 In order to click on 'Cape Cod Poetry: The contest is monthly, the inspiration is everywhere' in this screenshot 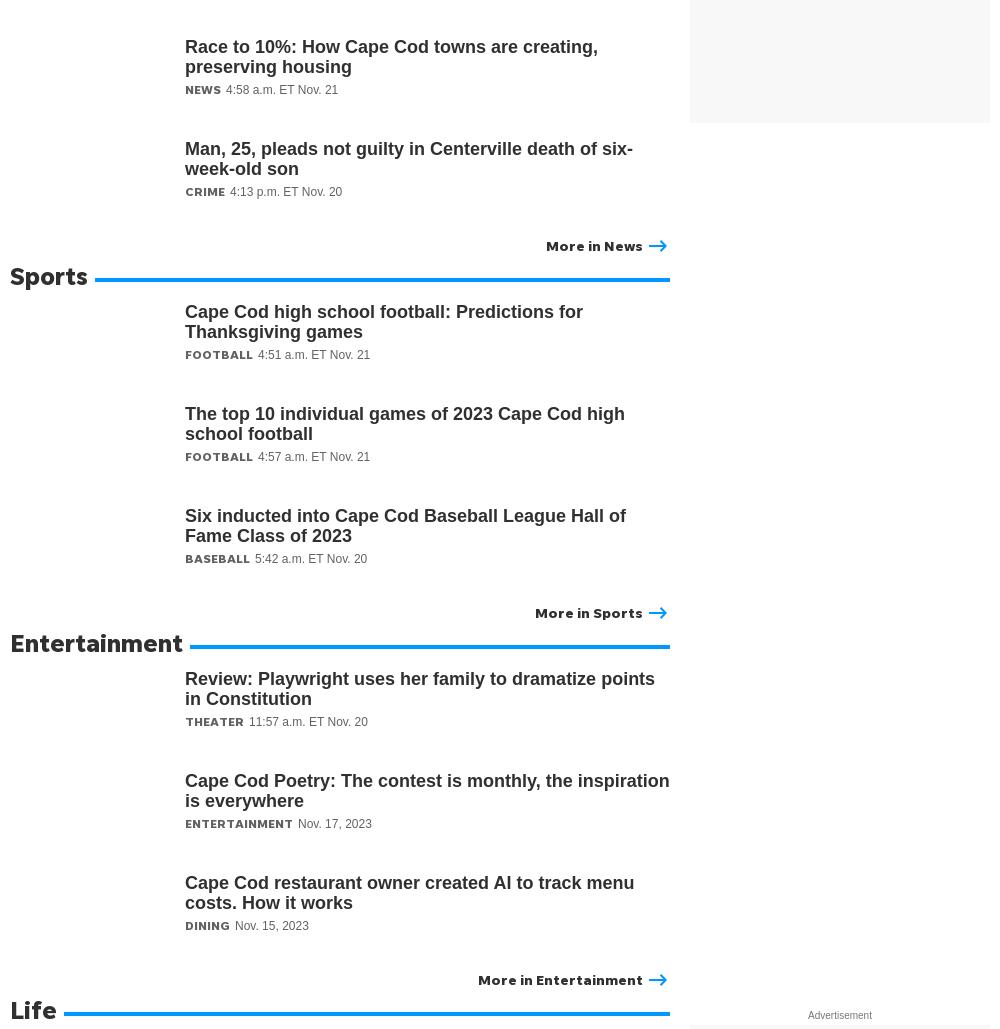, I will do `click(427, 790)`.